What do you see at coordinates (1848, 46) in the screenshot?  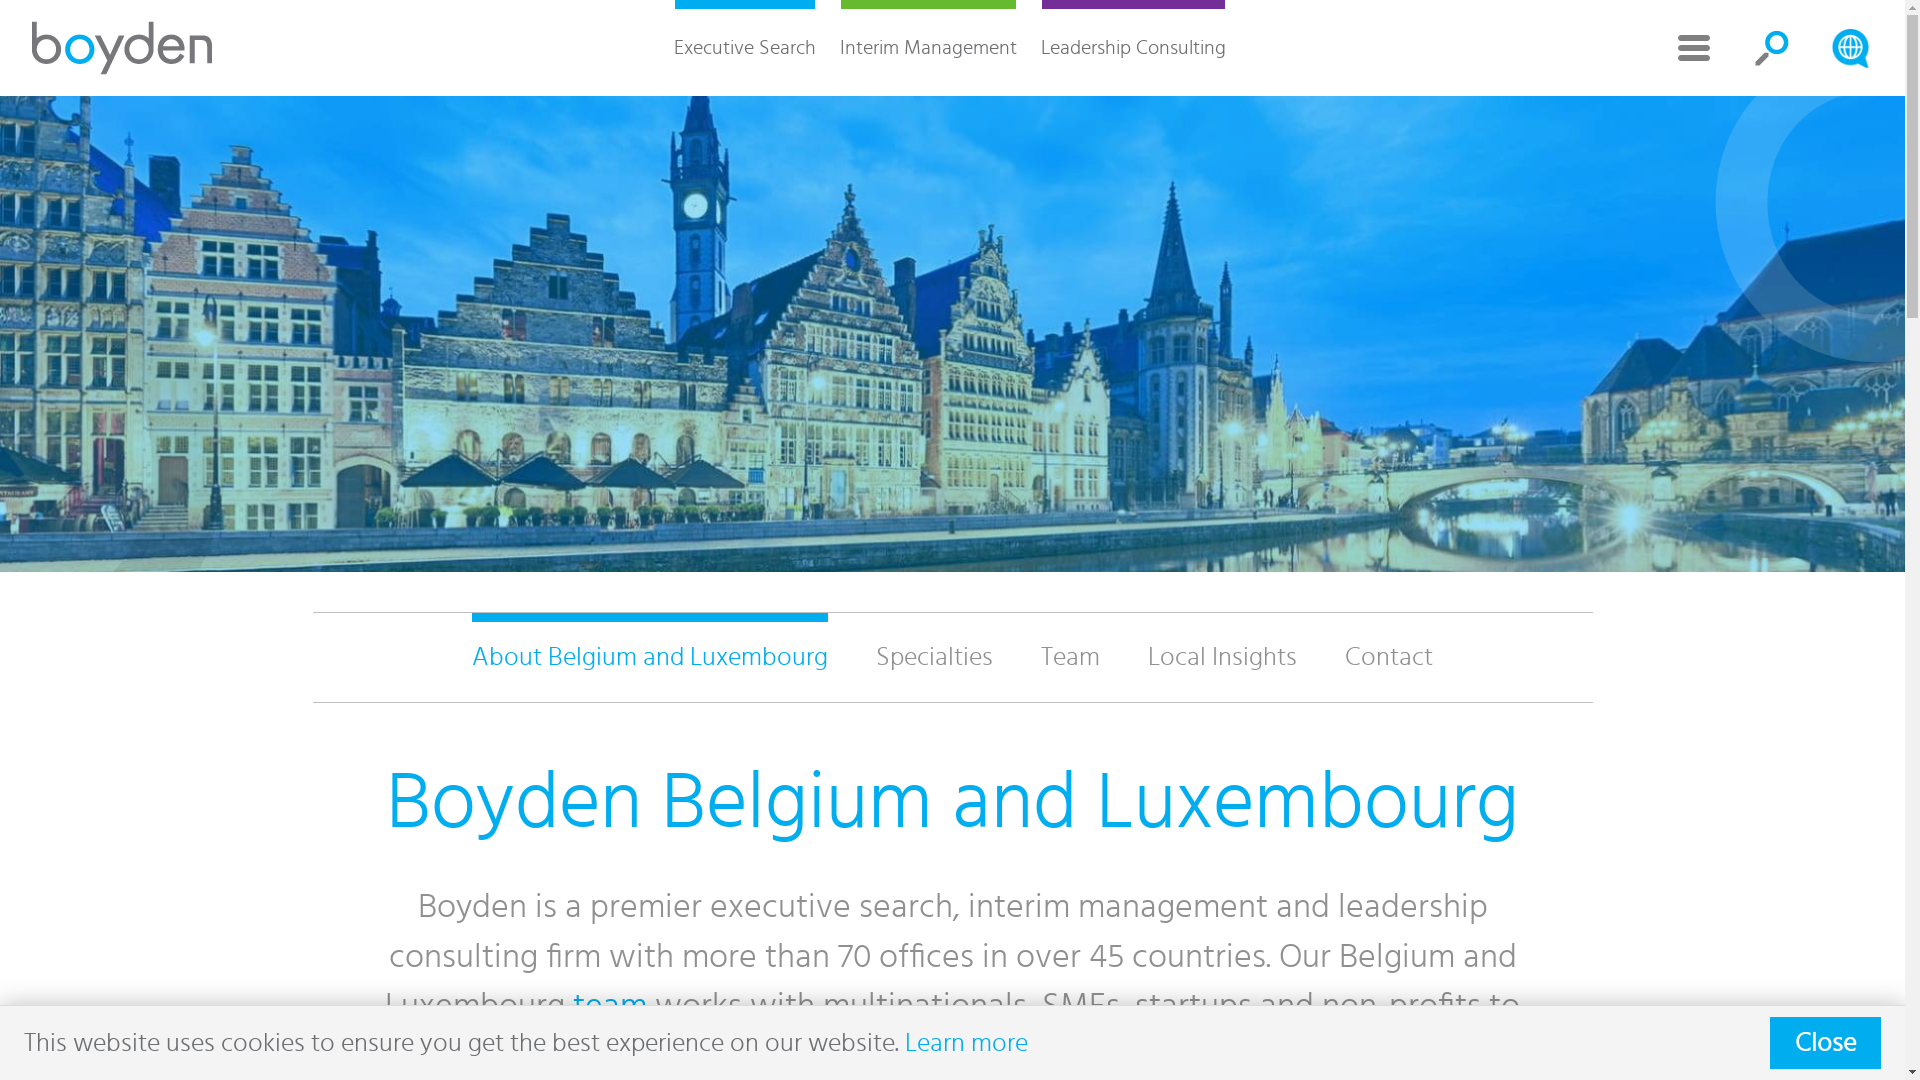 I see `'Search'` at bounding box center [1848, 46].